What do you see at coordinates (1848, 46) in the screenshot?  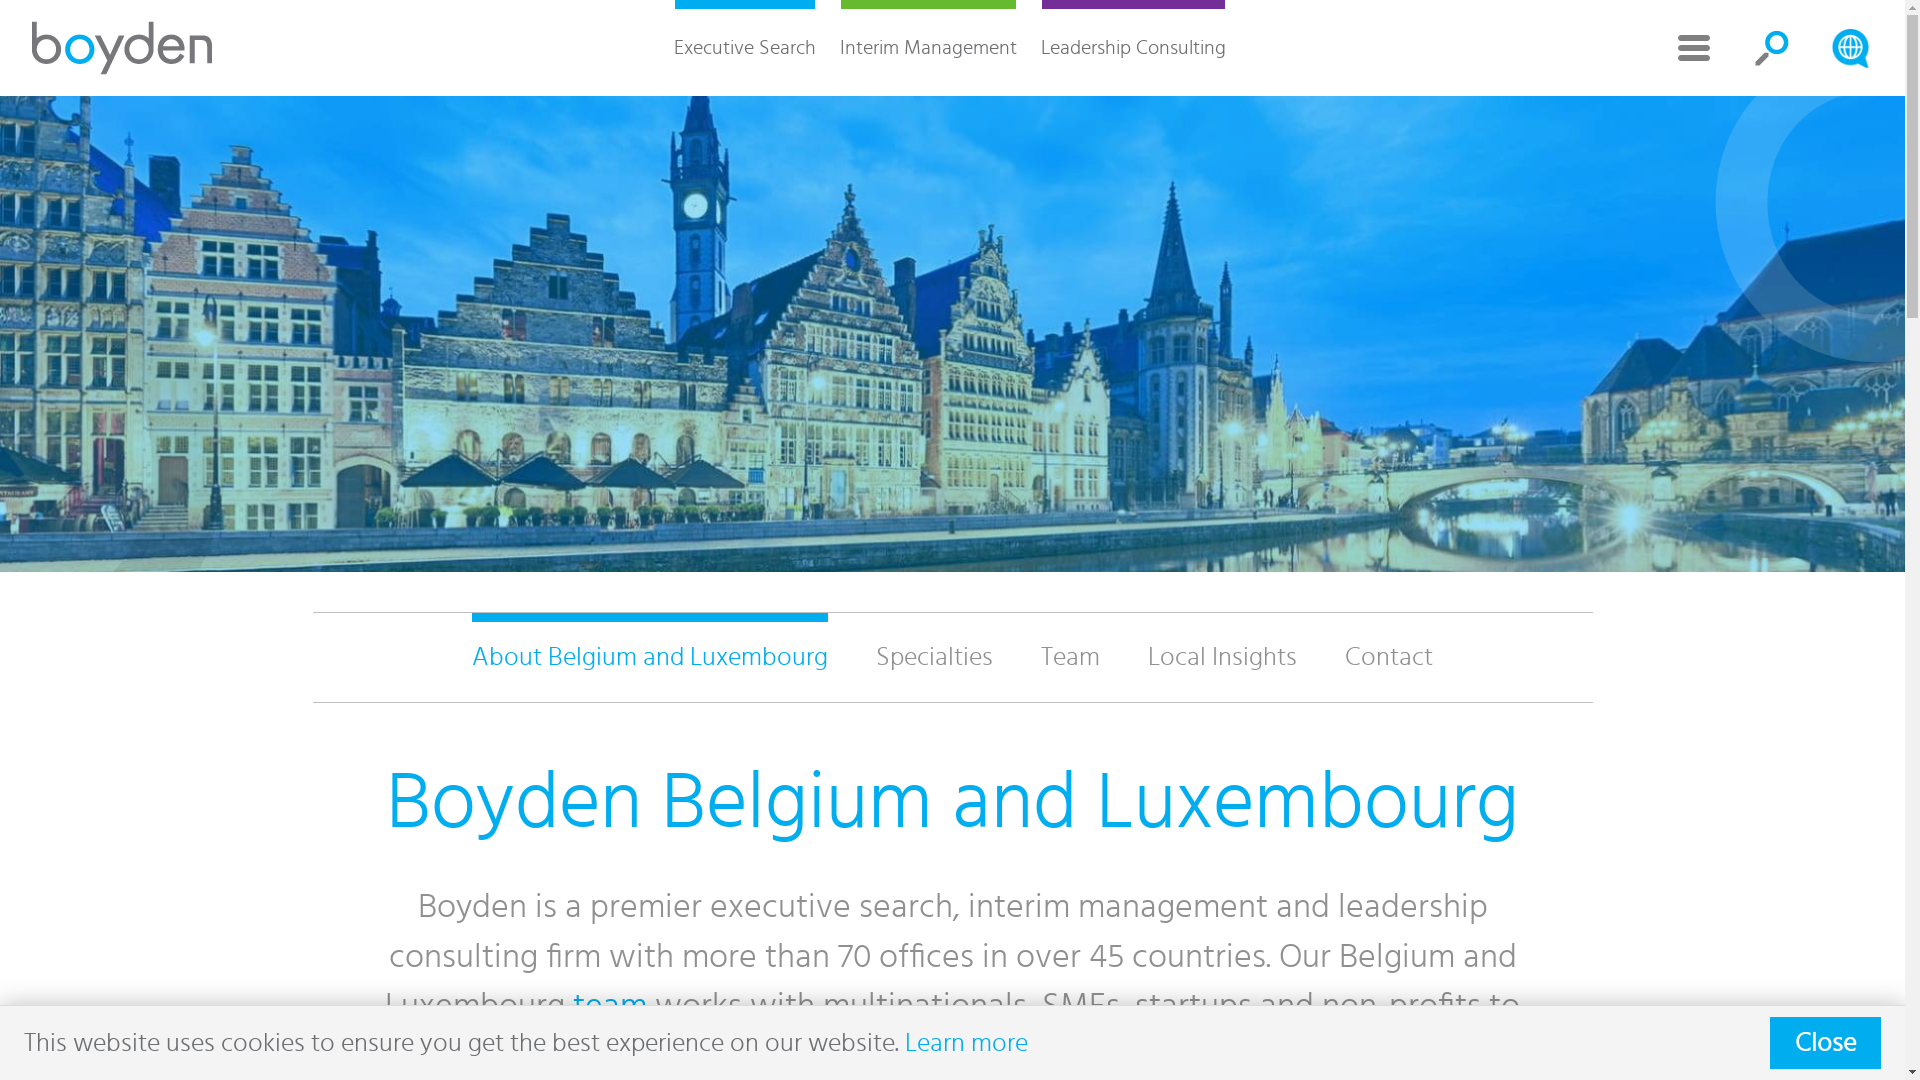 I see `'Search'` at bounding box center [1848, 46].